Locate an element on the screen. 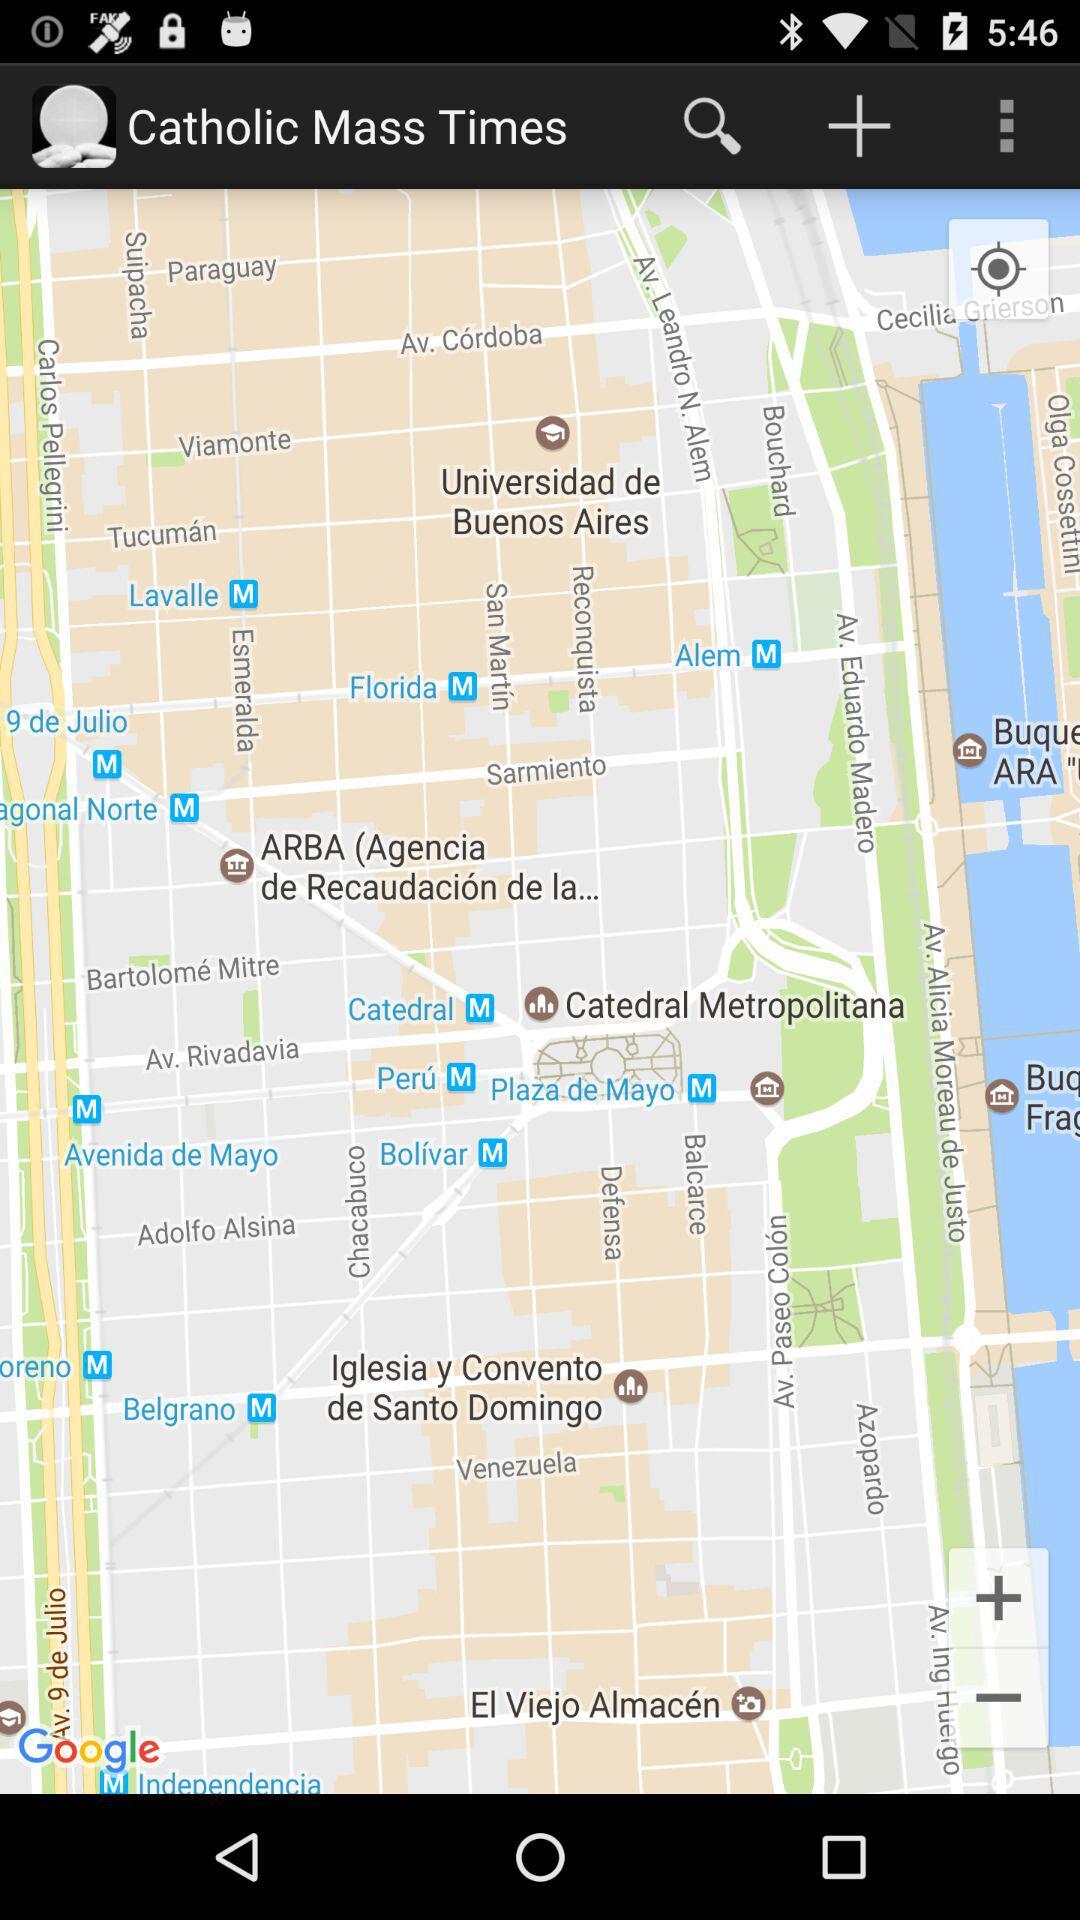  the icon next to the catholic mass times app is located at coordinates (711, 124).